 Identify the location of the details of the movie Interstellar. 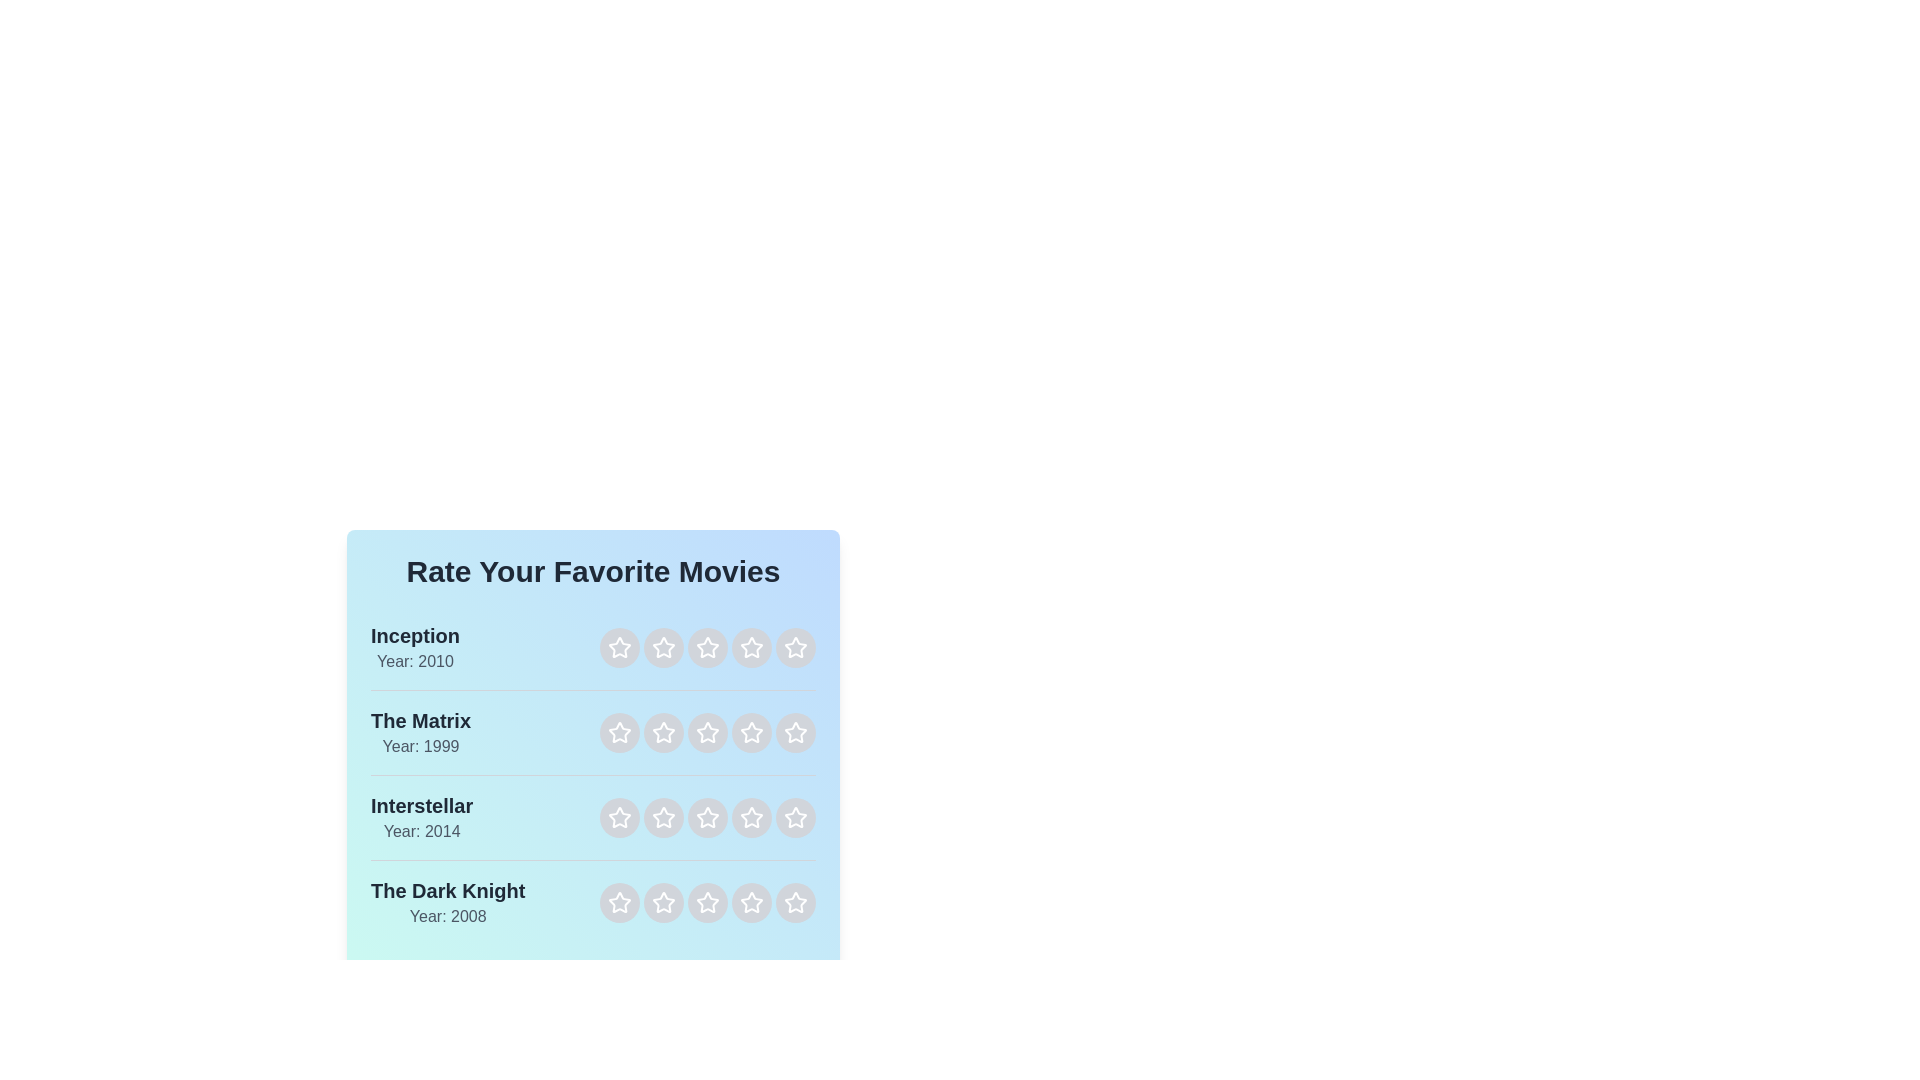
(421, 817).